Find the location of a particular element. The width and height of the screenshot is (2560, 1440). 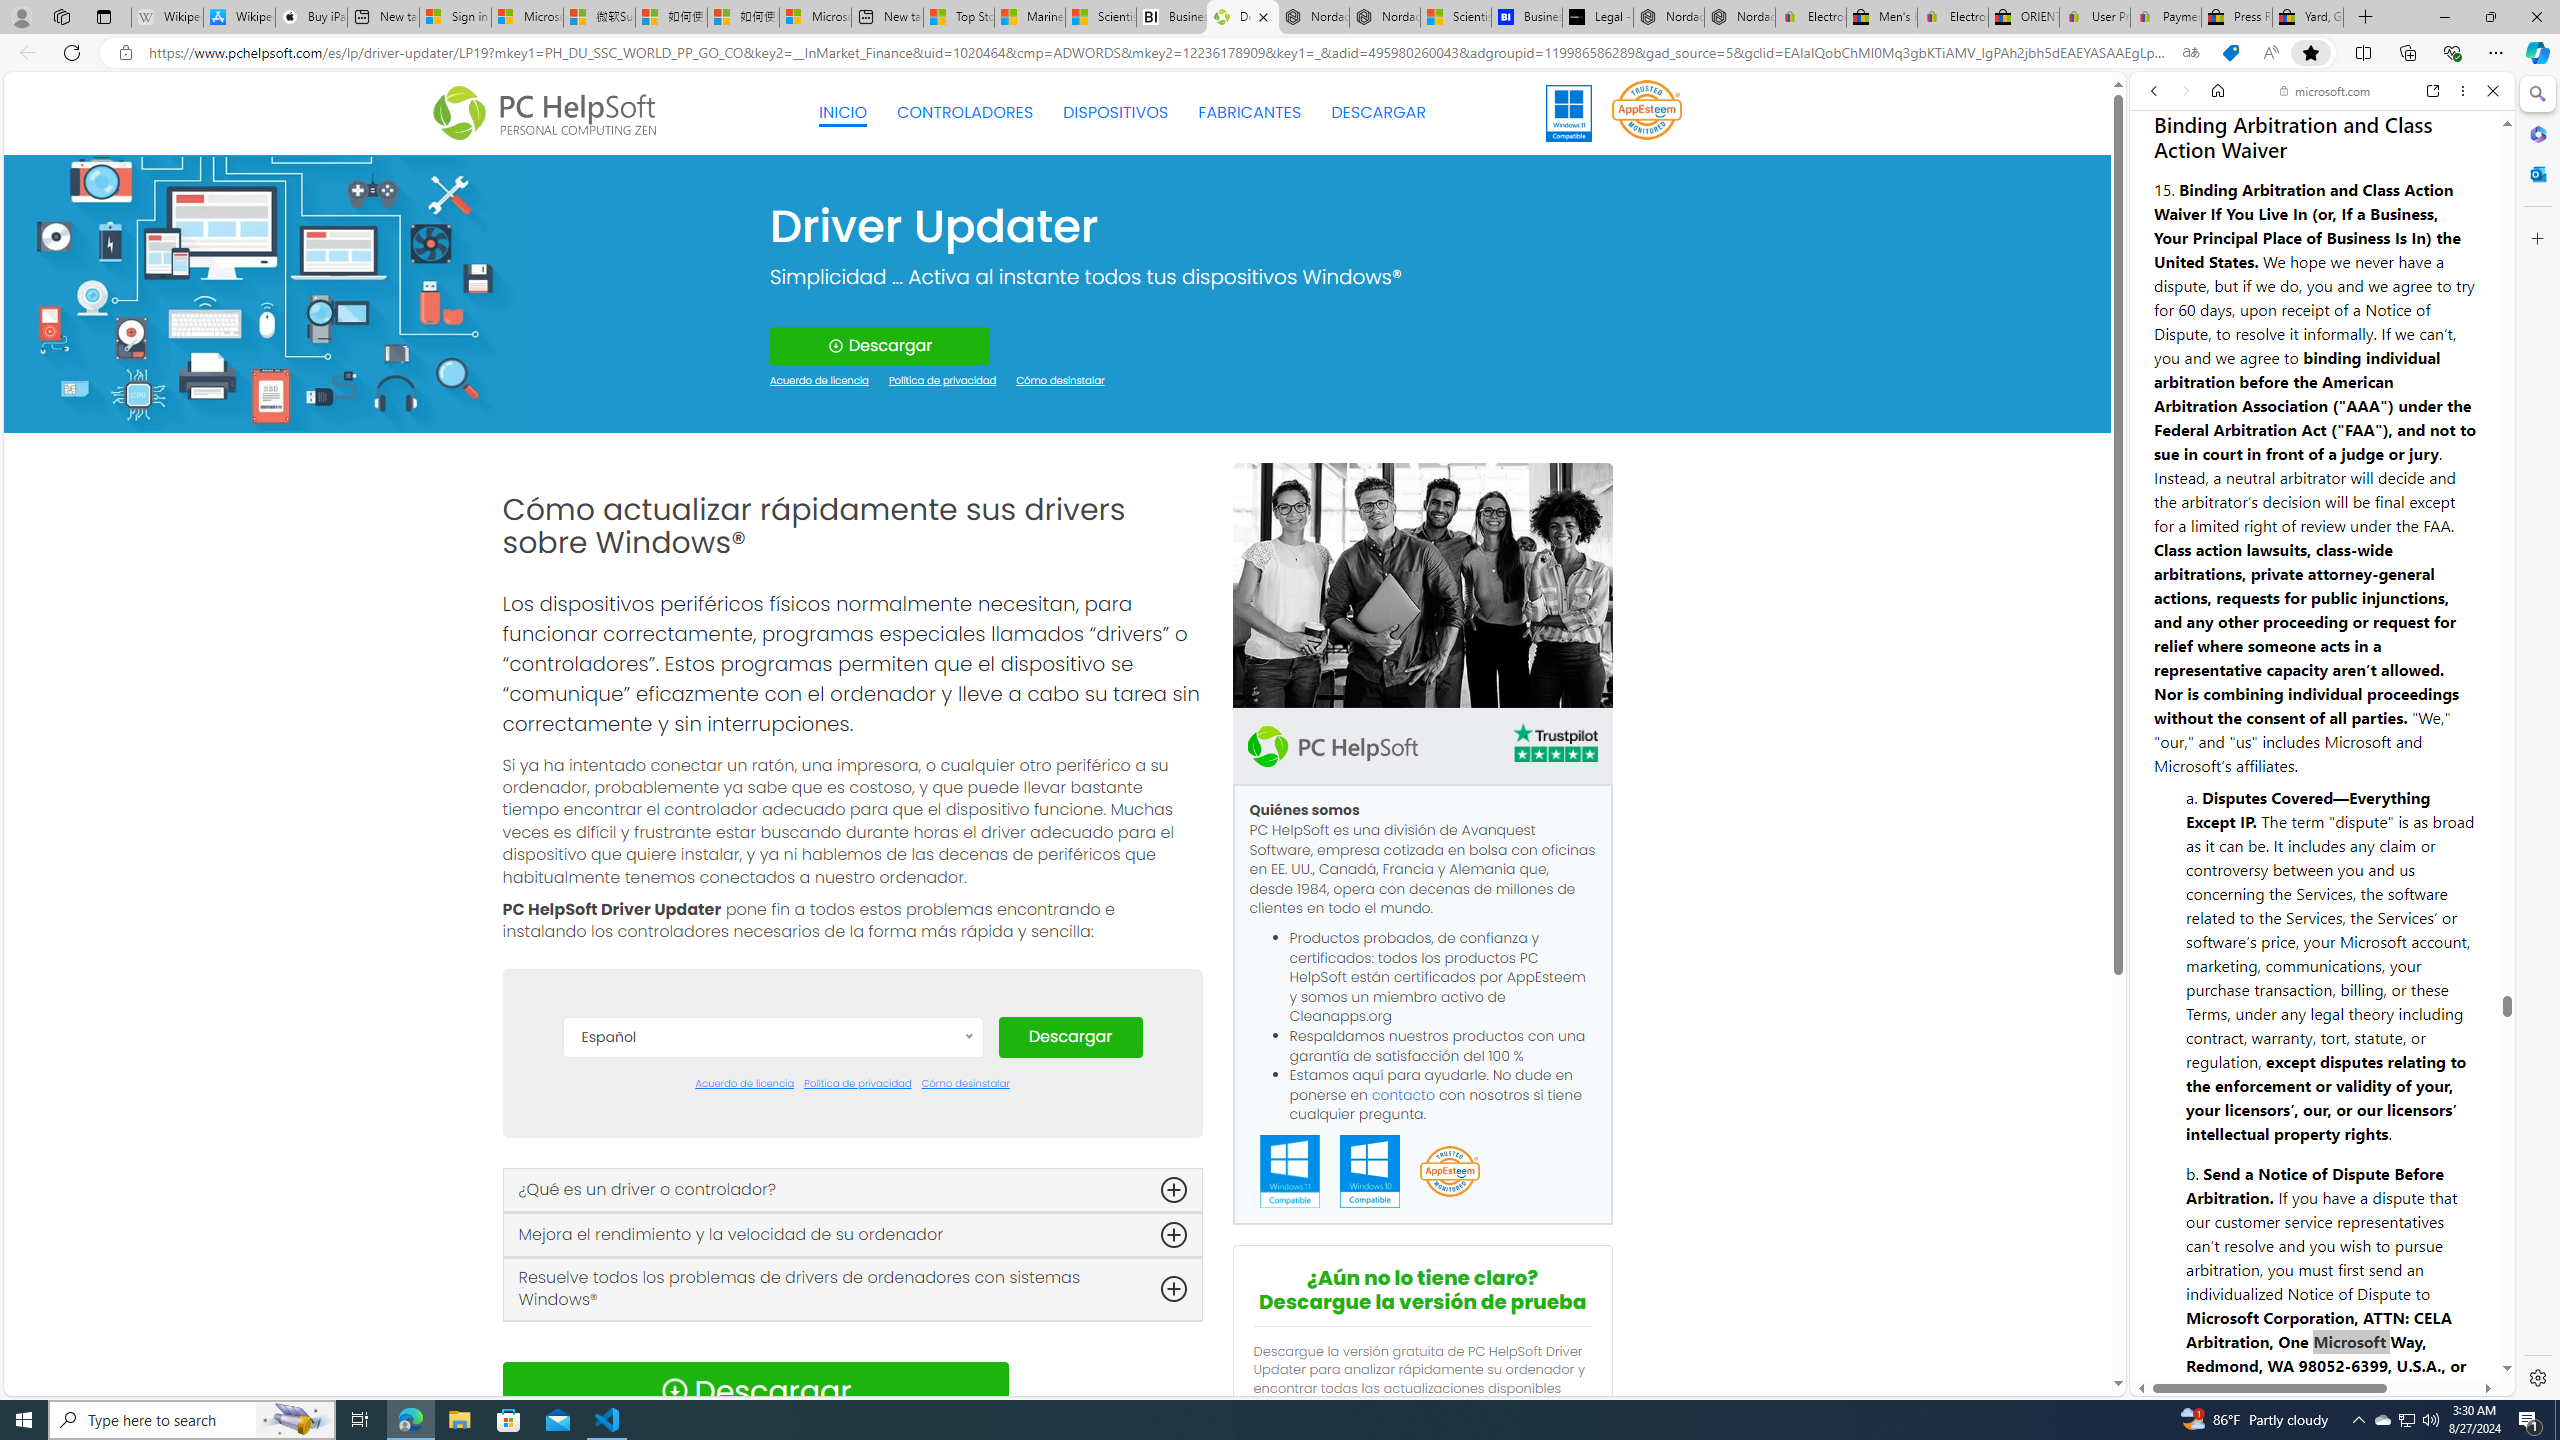

'Acuerdo de licencia' is located at coordinates (743, 1083).